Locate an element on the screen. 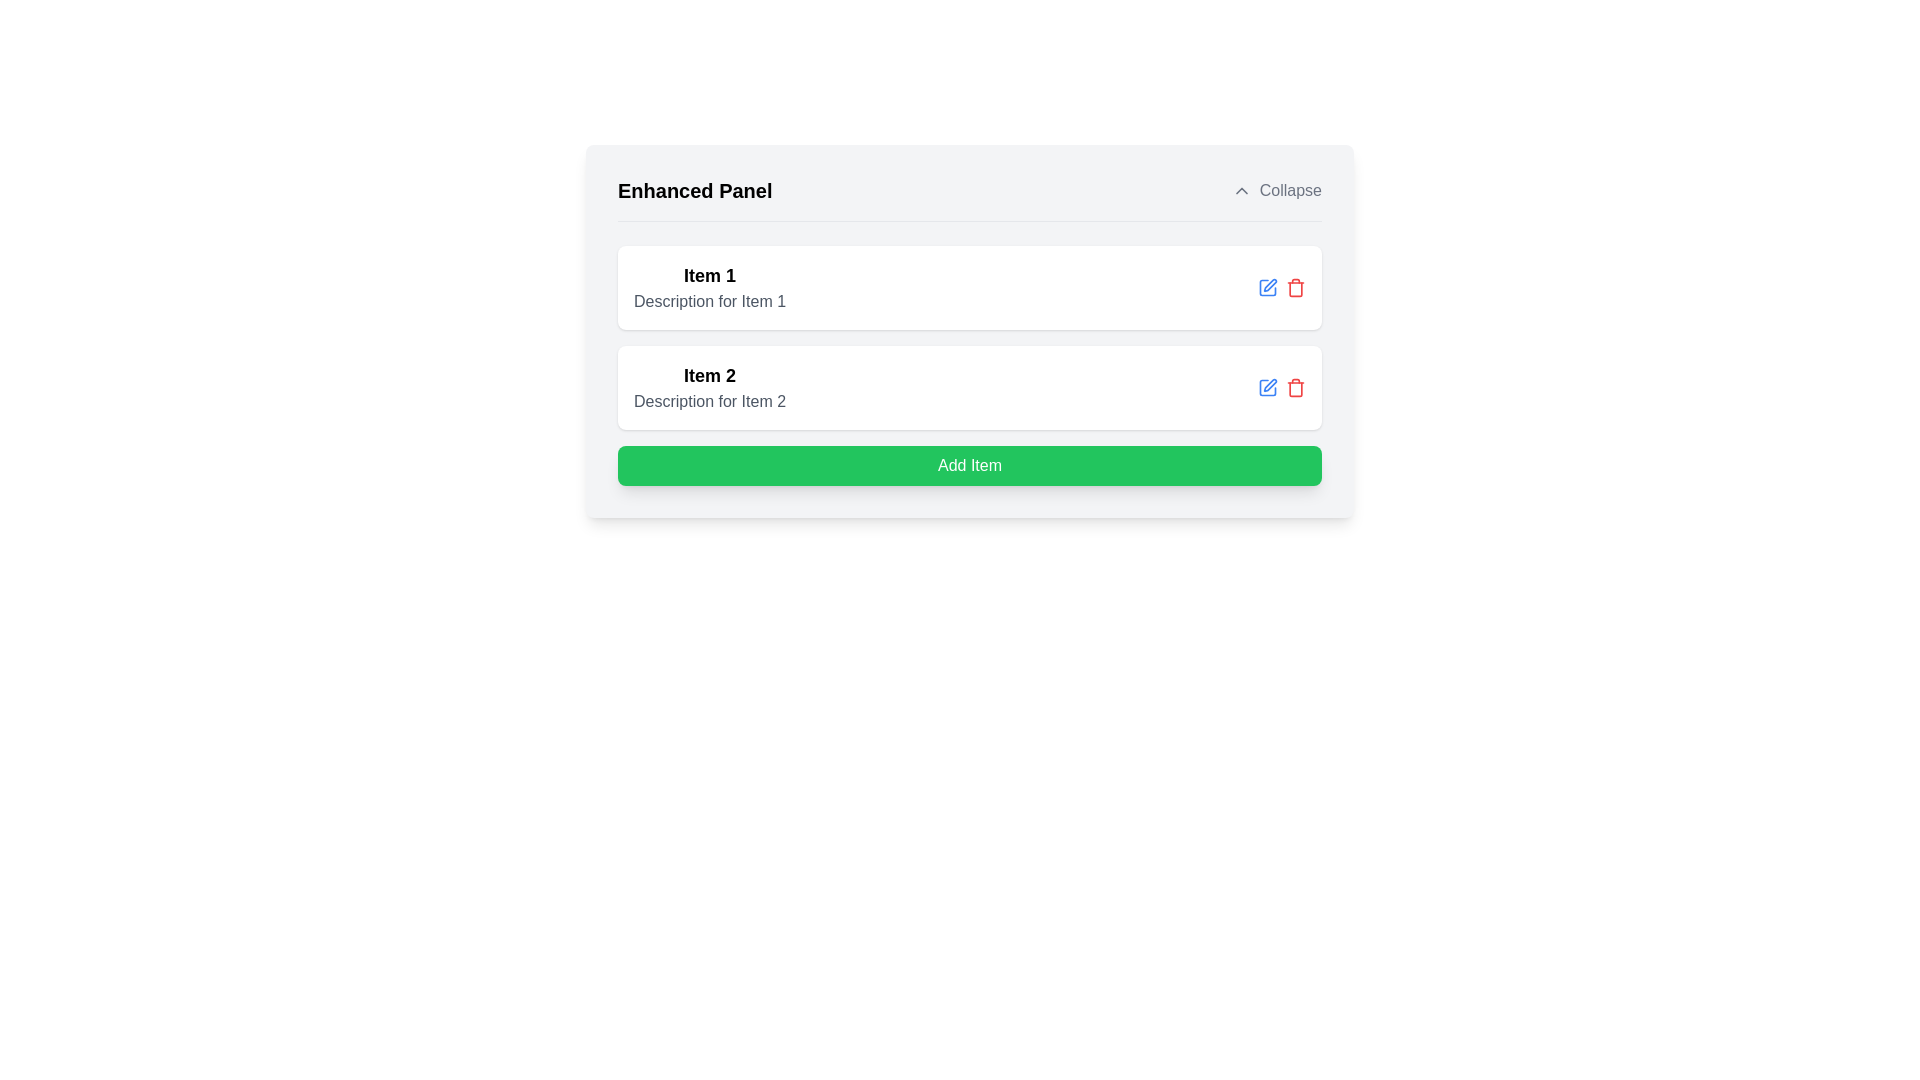  the delete button (trash icon) located to the right of the blue edit pen icon is located at coordinates (1296, 388).